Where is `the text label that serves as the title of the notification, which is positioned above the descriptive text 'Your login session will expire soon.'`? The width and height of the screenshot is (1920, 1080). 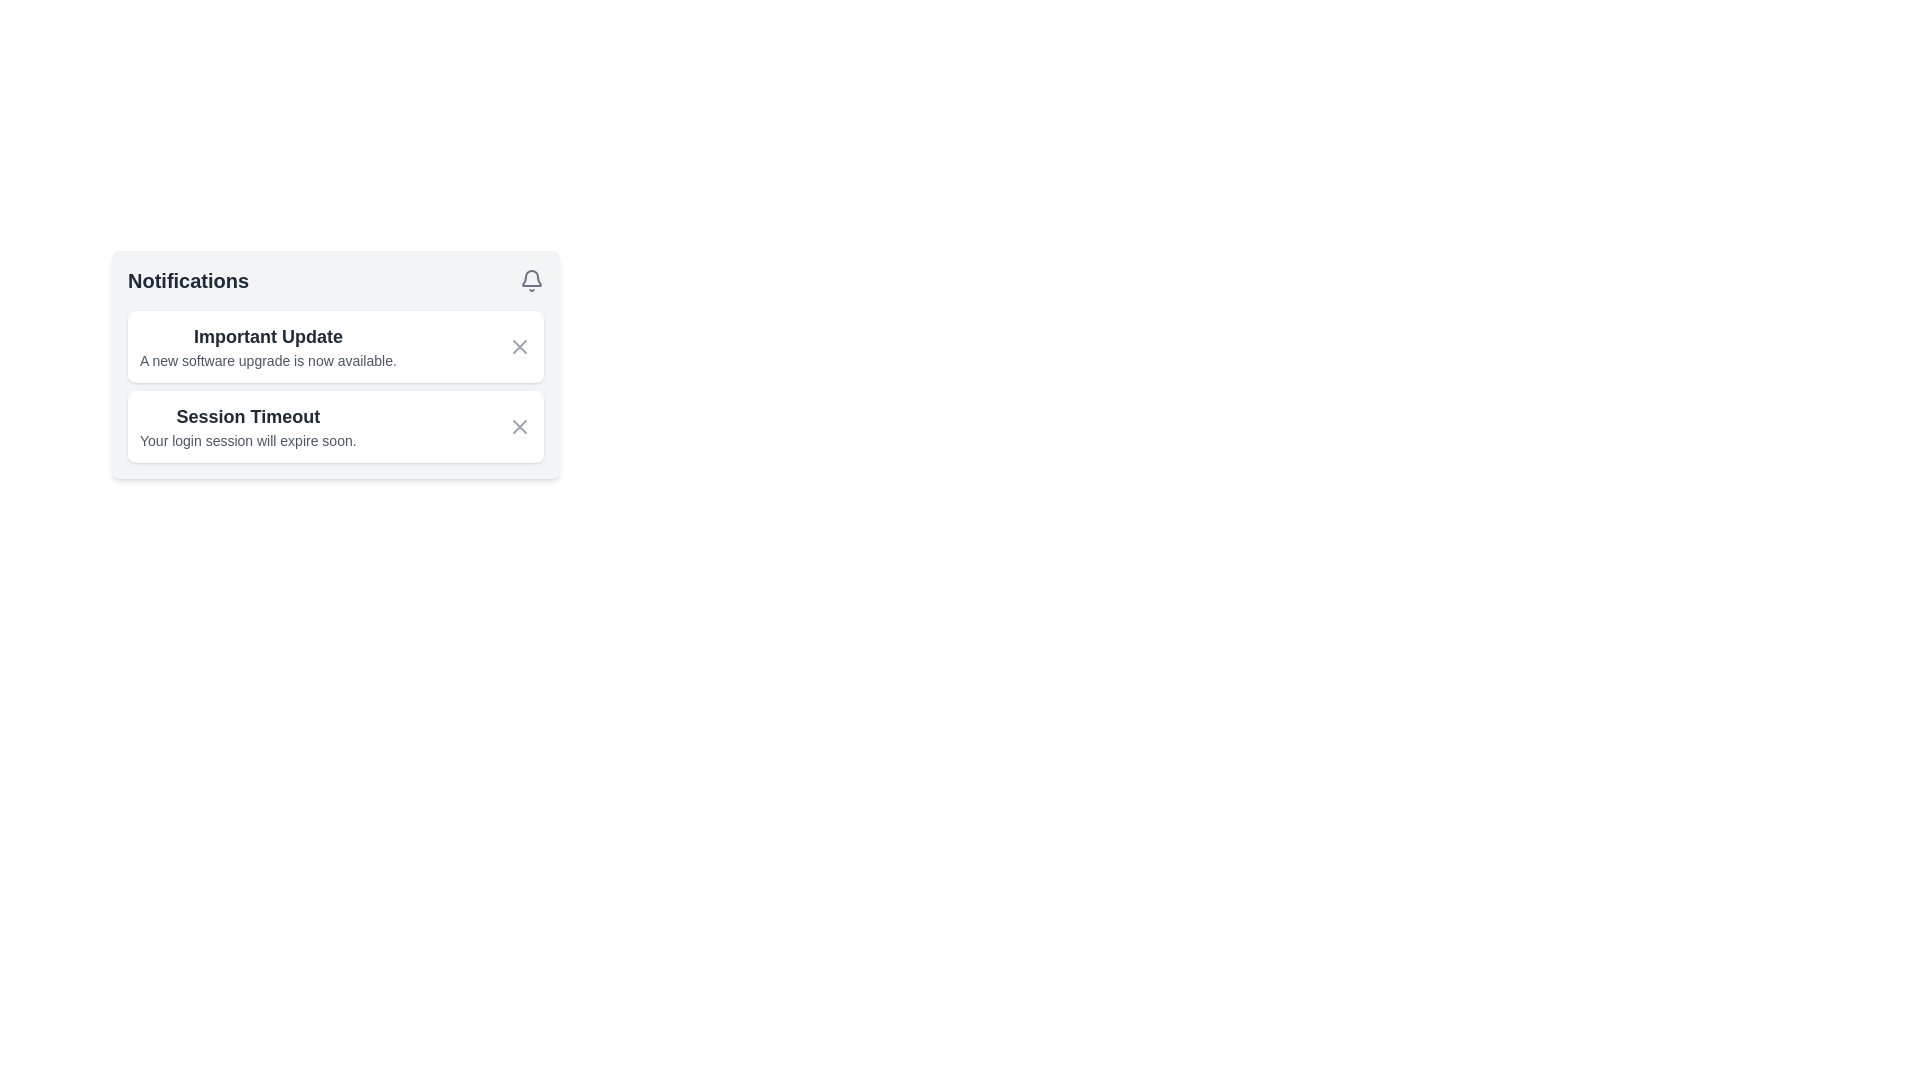 the text label that serves as the title of the notification, which is positioned above the descriptive text 'Your login session will expire soon.' is located at coordinates (247, 415).